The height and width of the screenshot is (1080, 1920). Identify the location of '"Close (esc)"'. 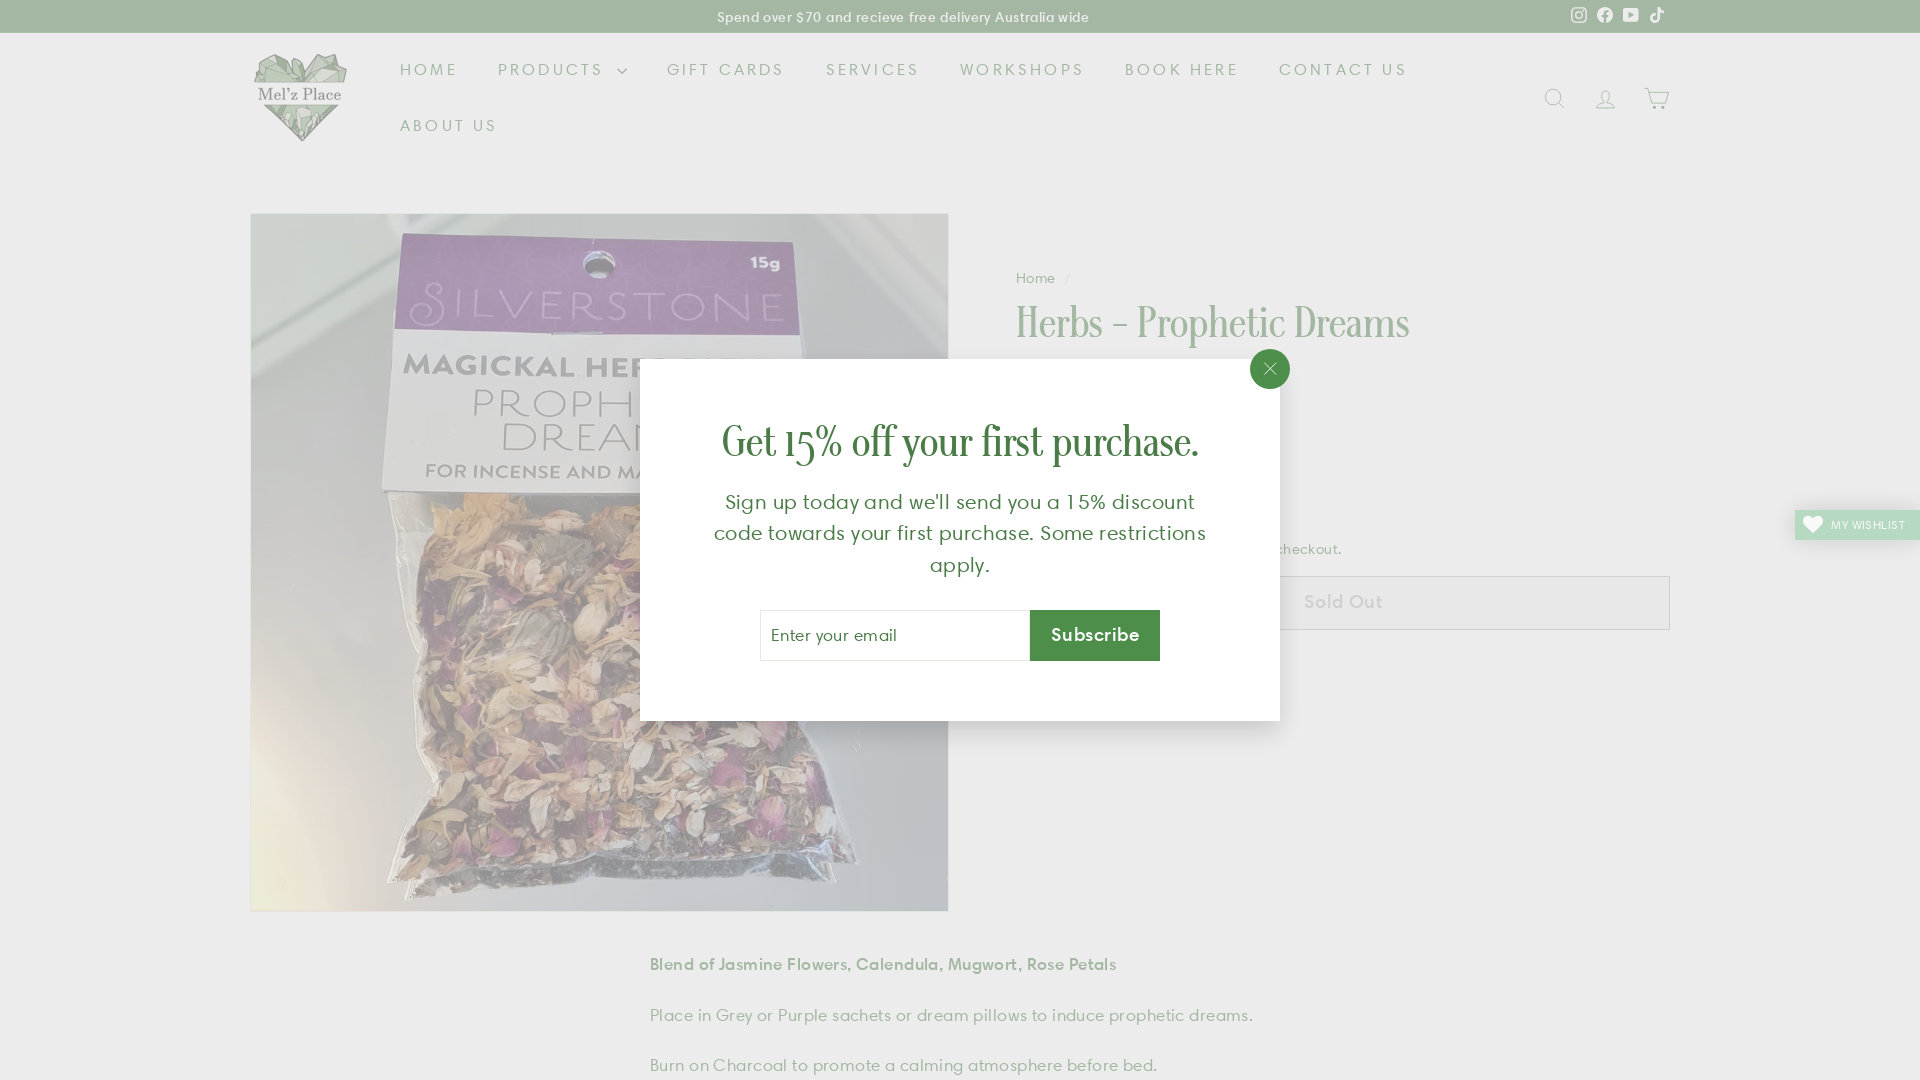
(1269, 369).